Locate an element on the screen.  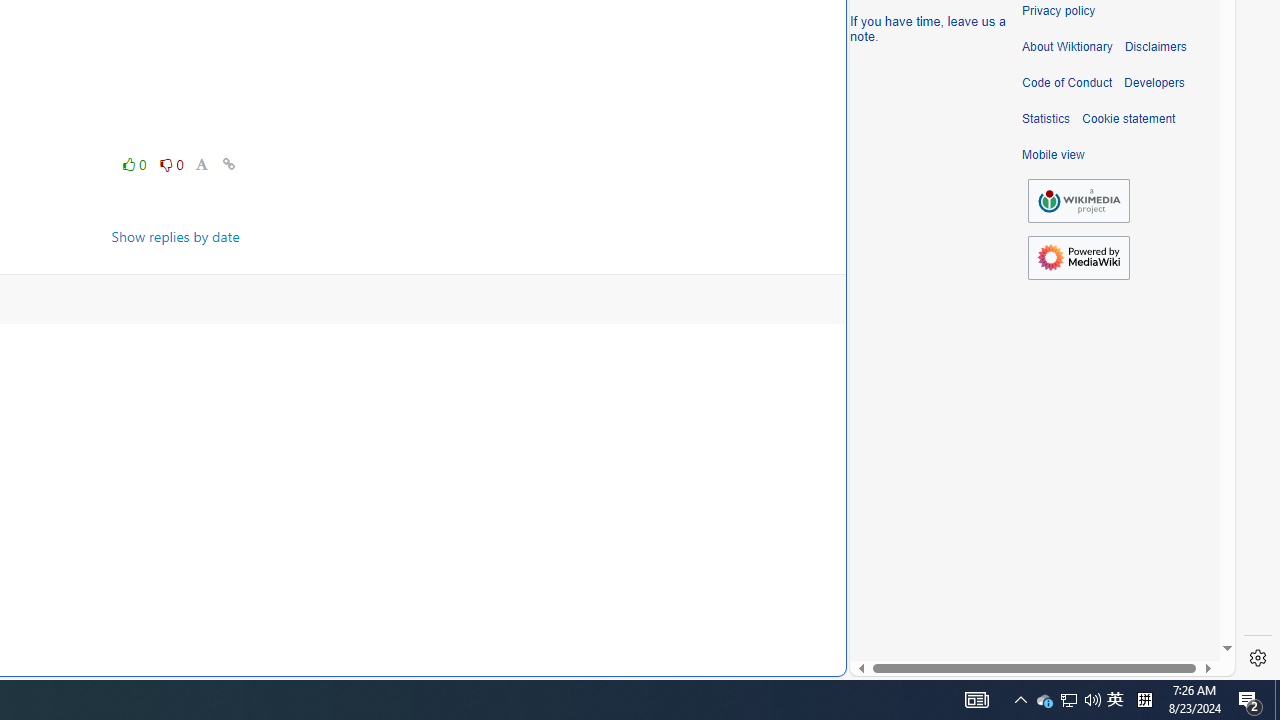
'Statistics' is located at coordinates (1045, 119).